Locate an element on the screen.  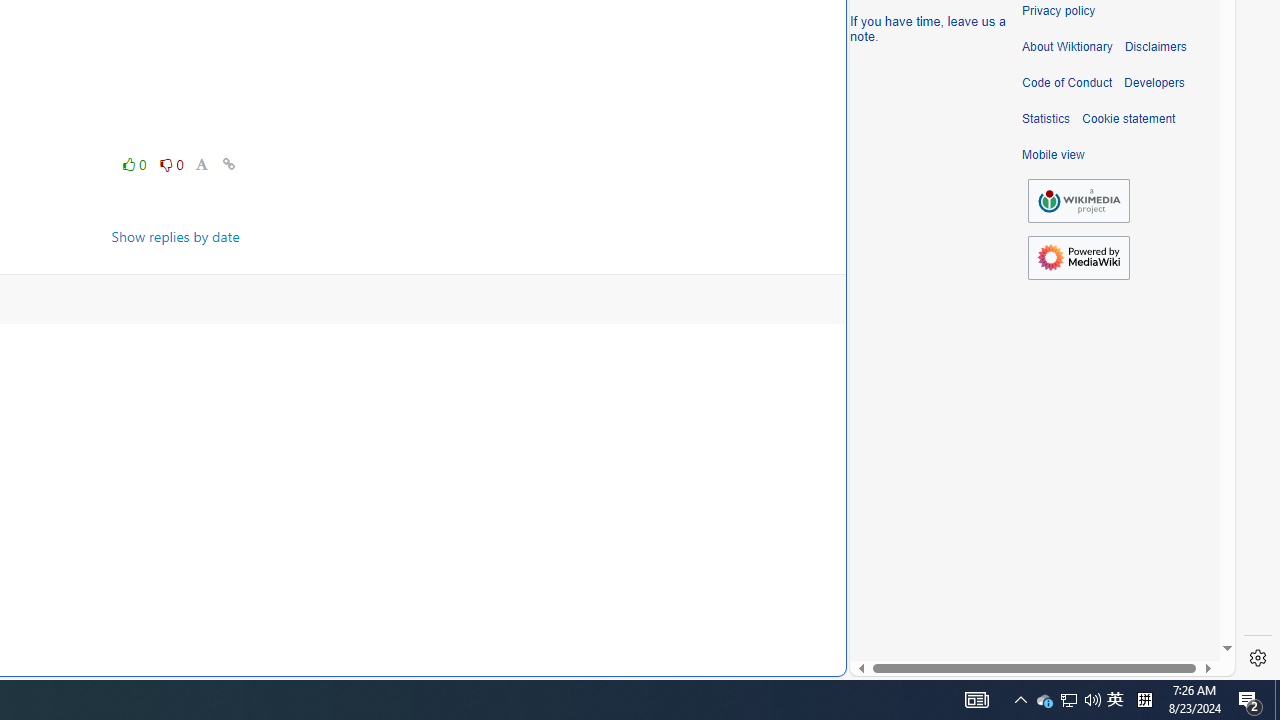
'Statistics' is located at coordinates (1045, 119).